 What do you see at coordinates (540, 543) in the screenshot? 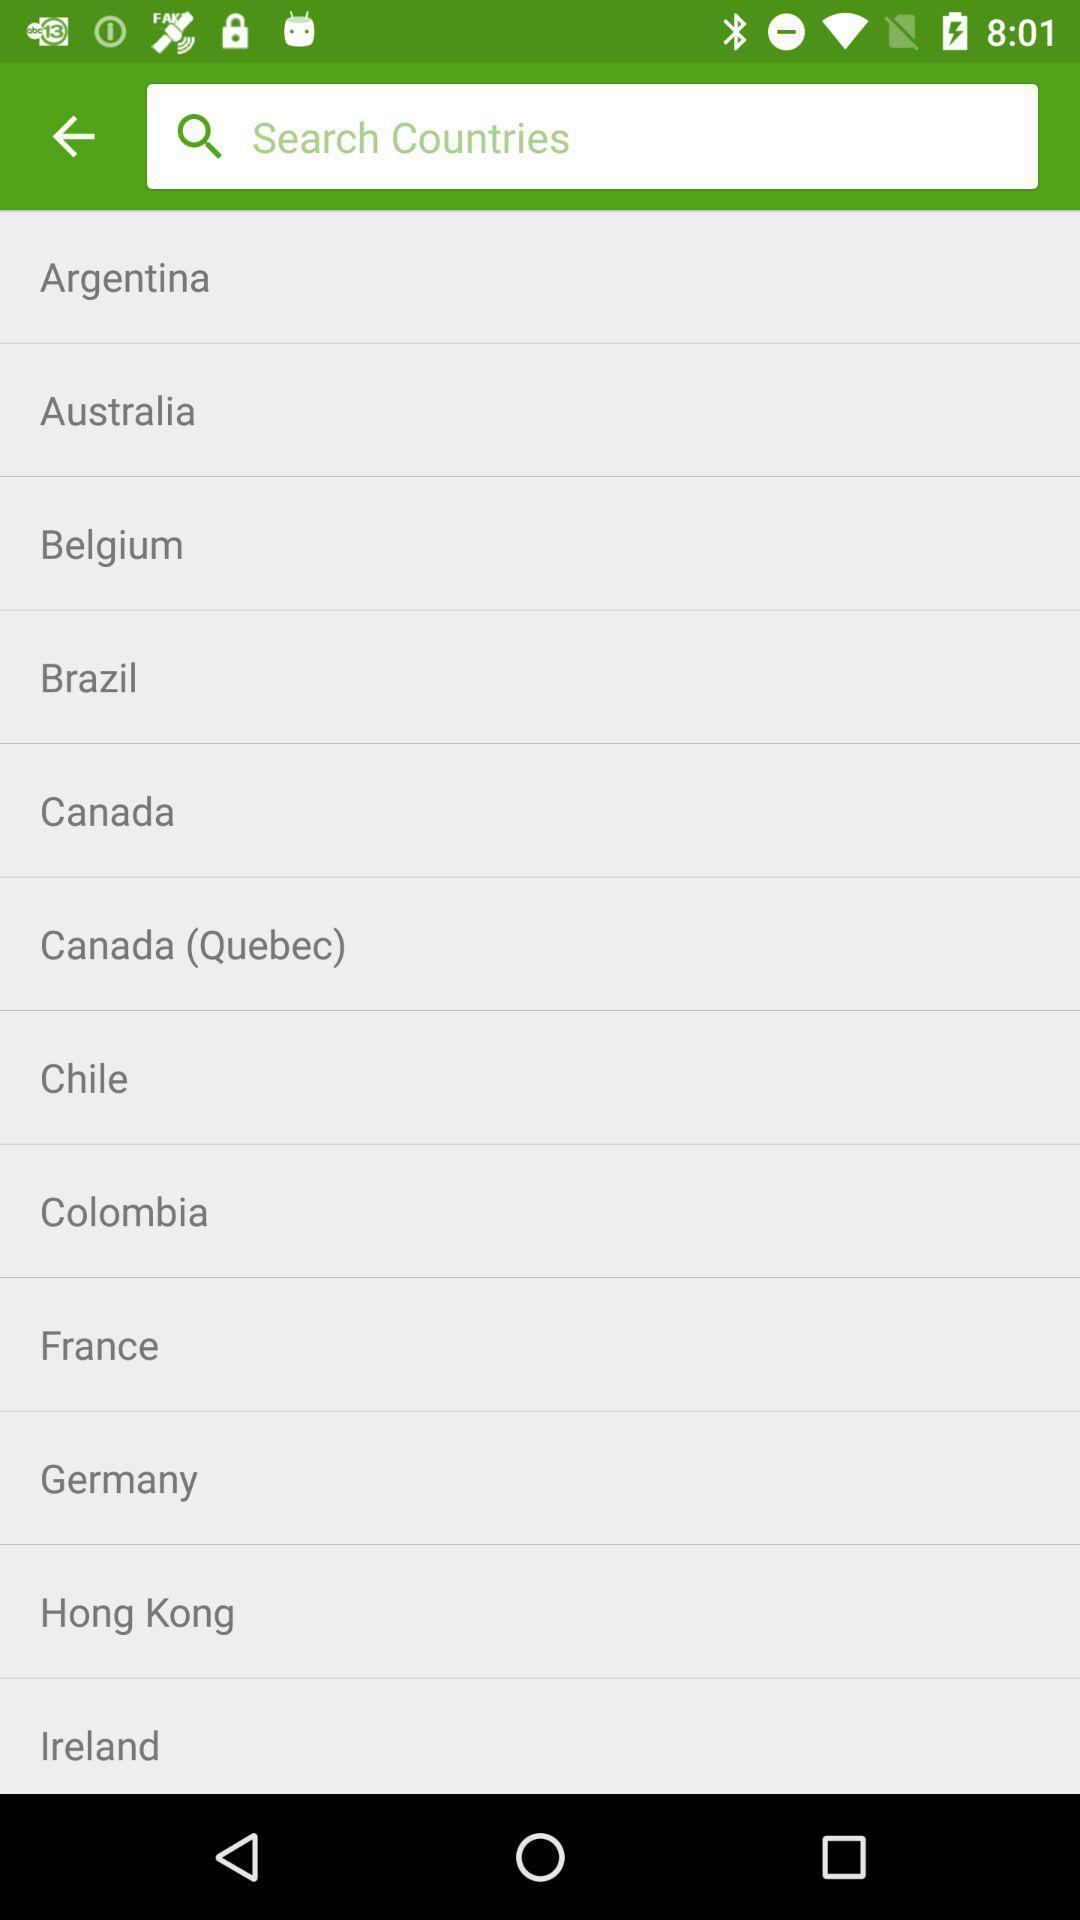
I see `the belgium icon` at bounding box center [540, 543].